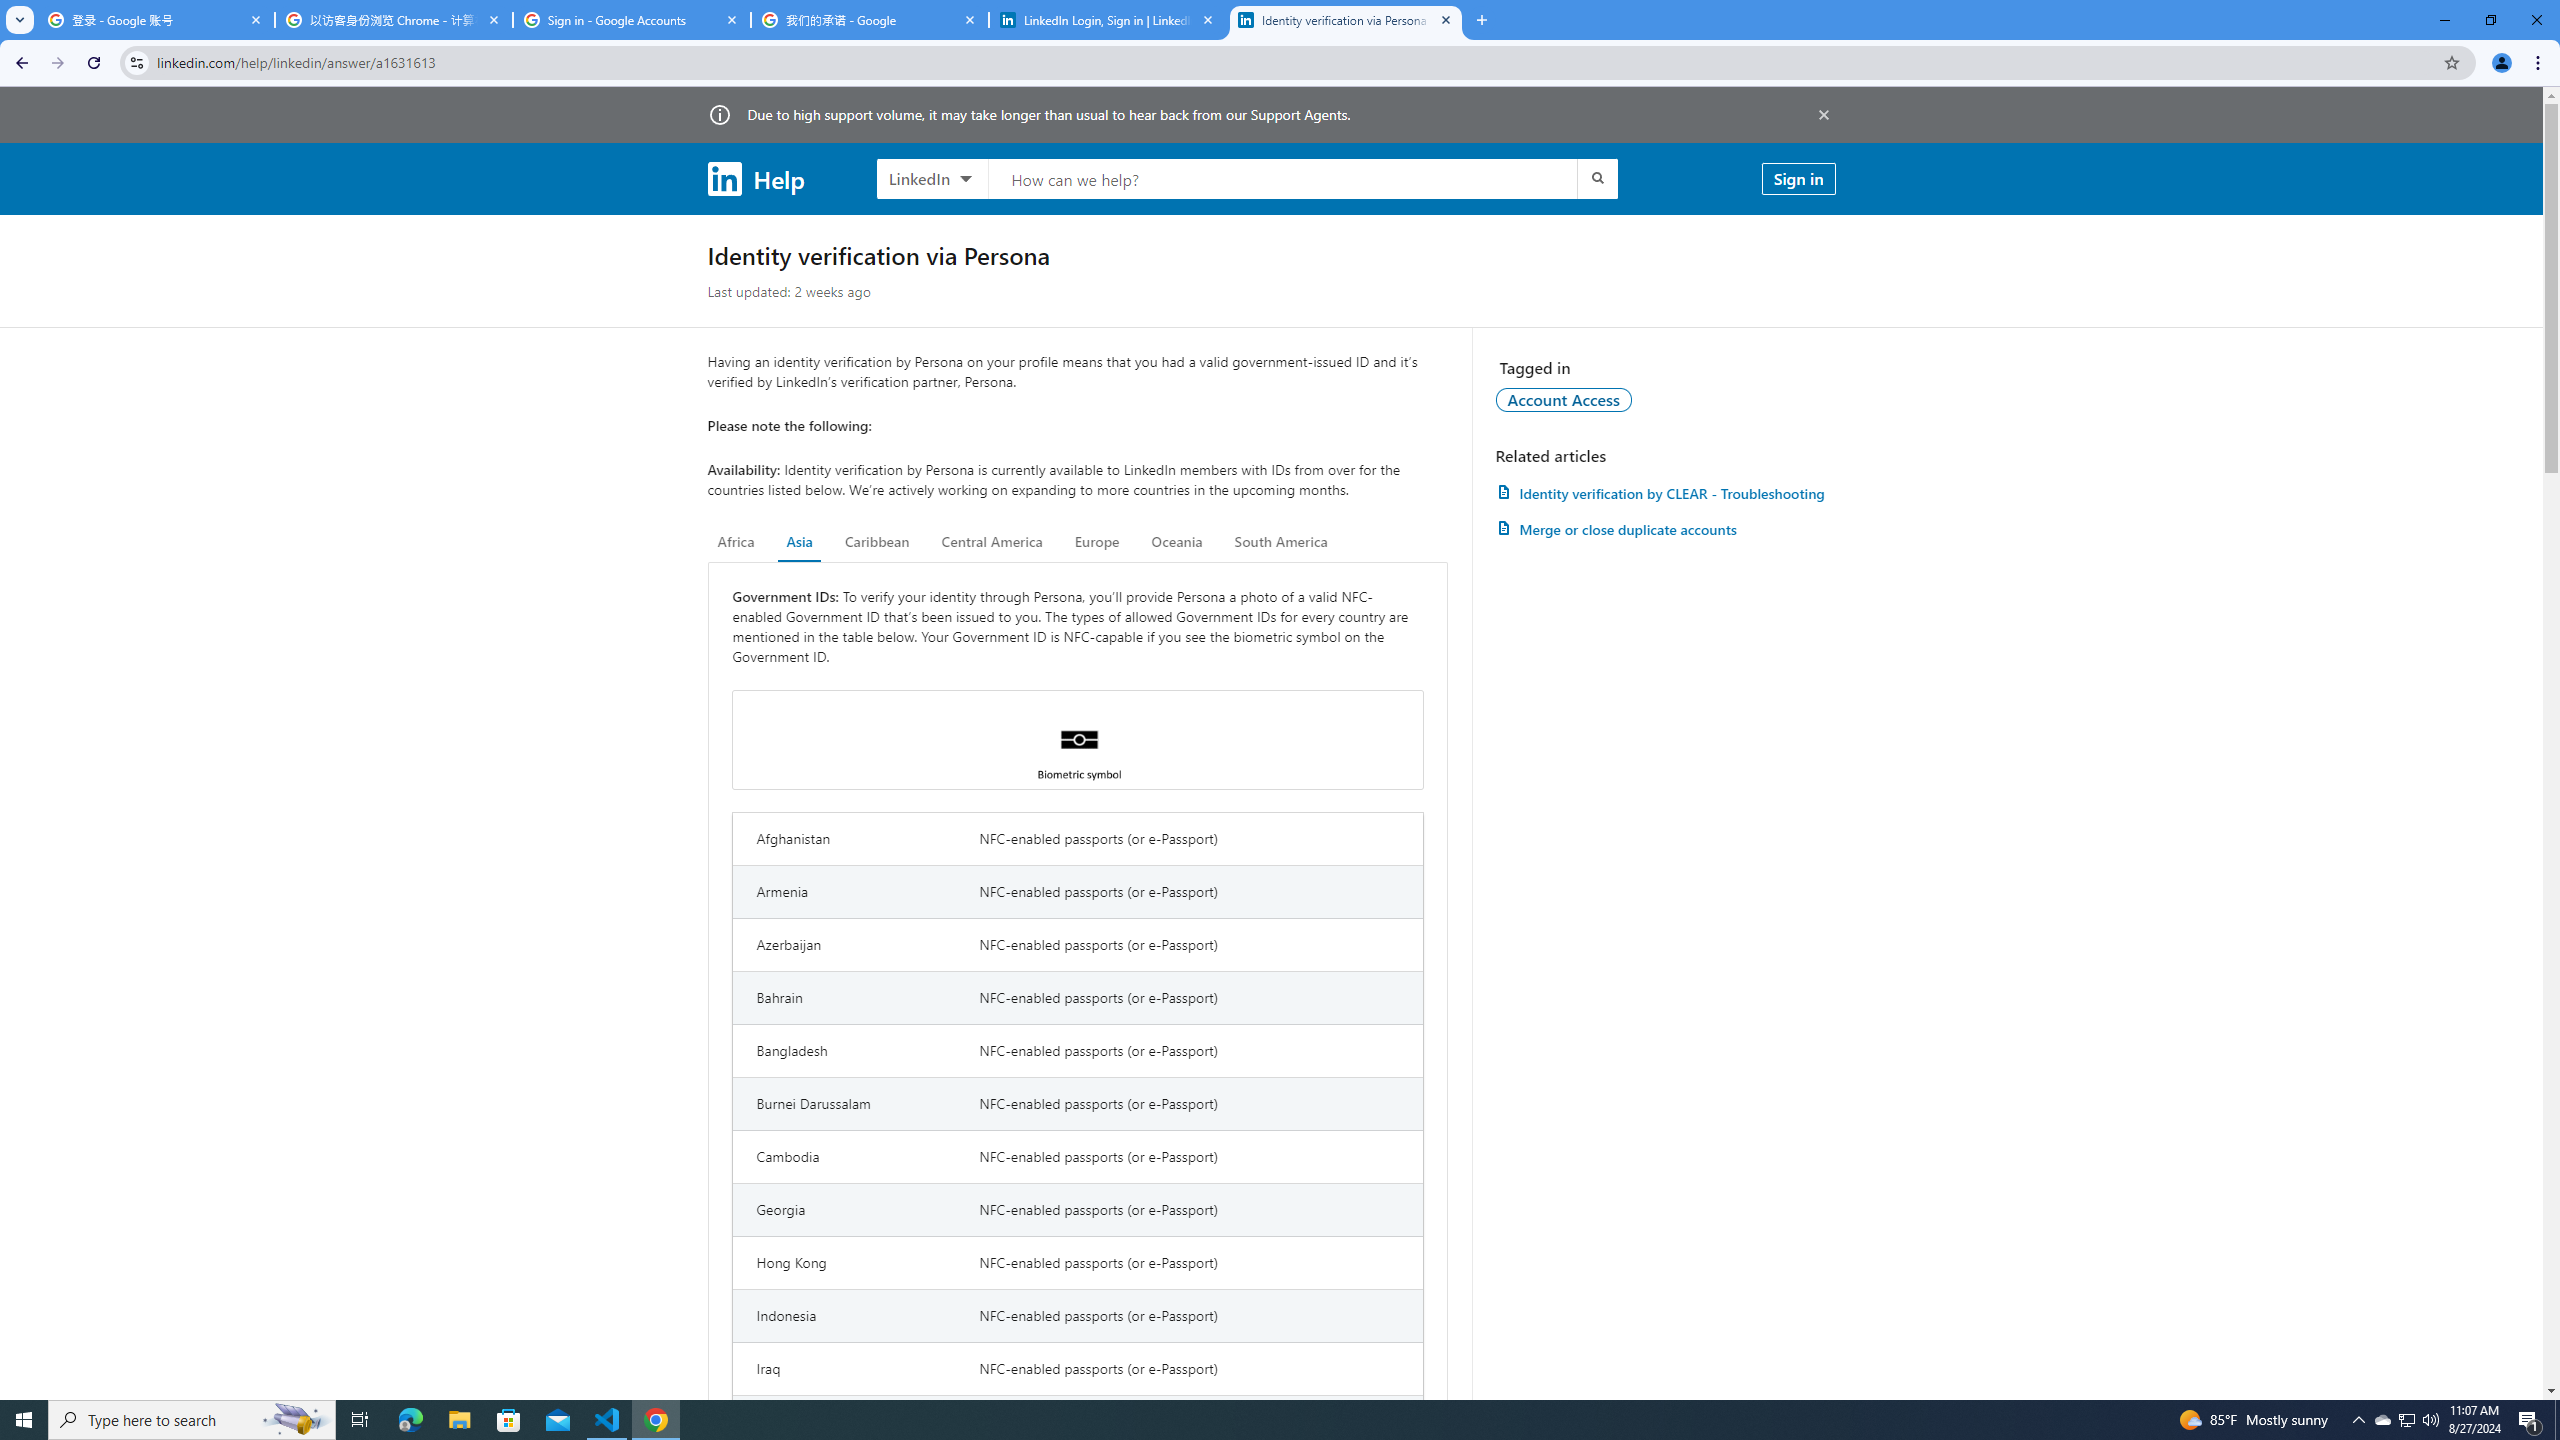  Describe the element at coordinates (1664, 528) in the screenshot. I see `'AutomationID: article-link-a1337200'` at that location.